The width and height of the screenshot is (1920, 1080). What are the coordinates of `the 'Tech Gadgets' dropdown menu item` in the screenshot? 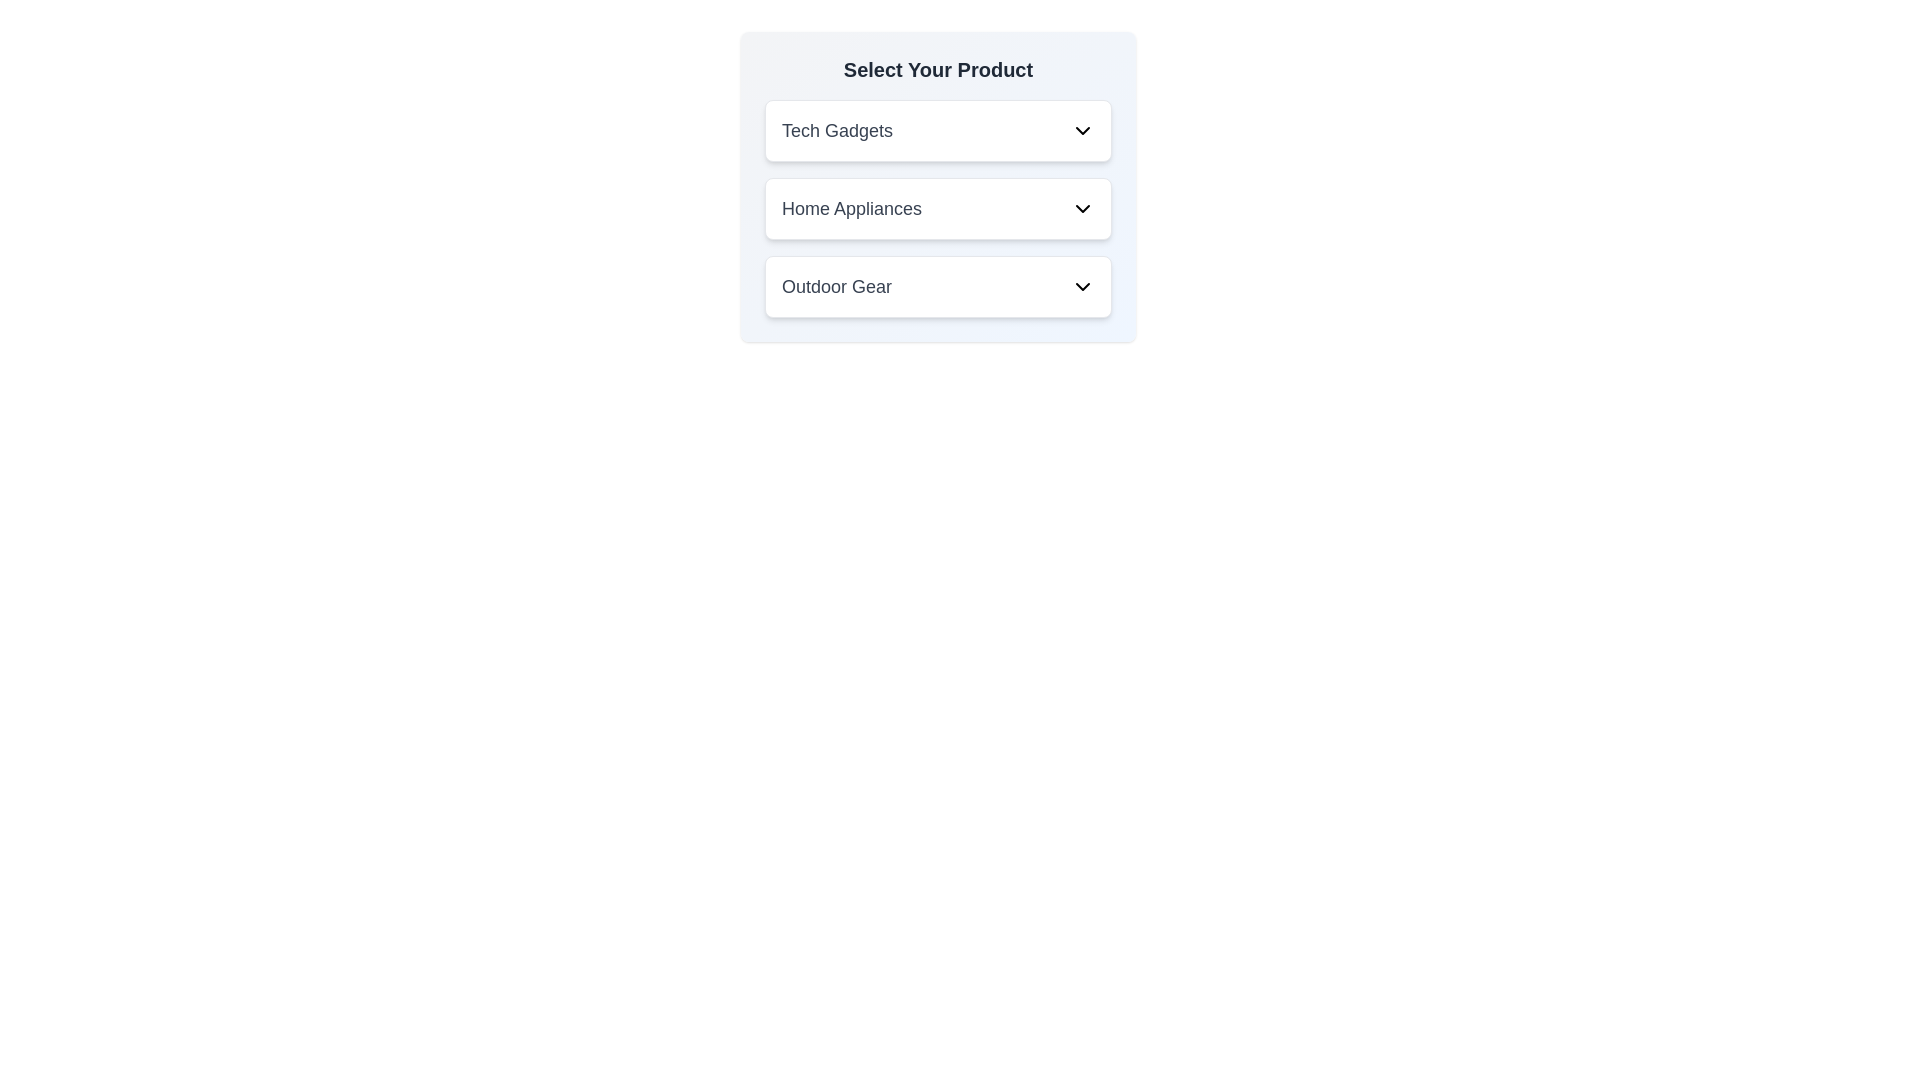 It's located at (937, 131).